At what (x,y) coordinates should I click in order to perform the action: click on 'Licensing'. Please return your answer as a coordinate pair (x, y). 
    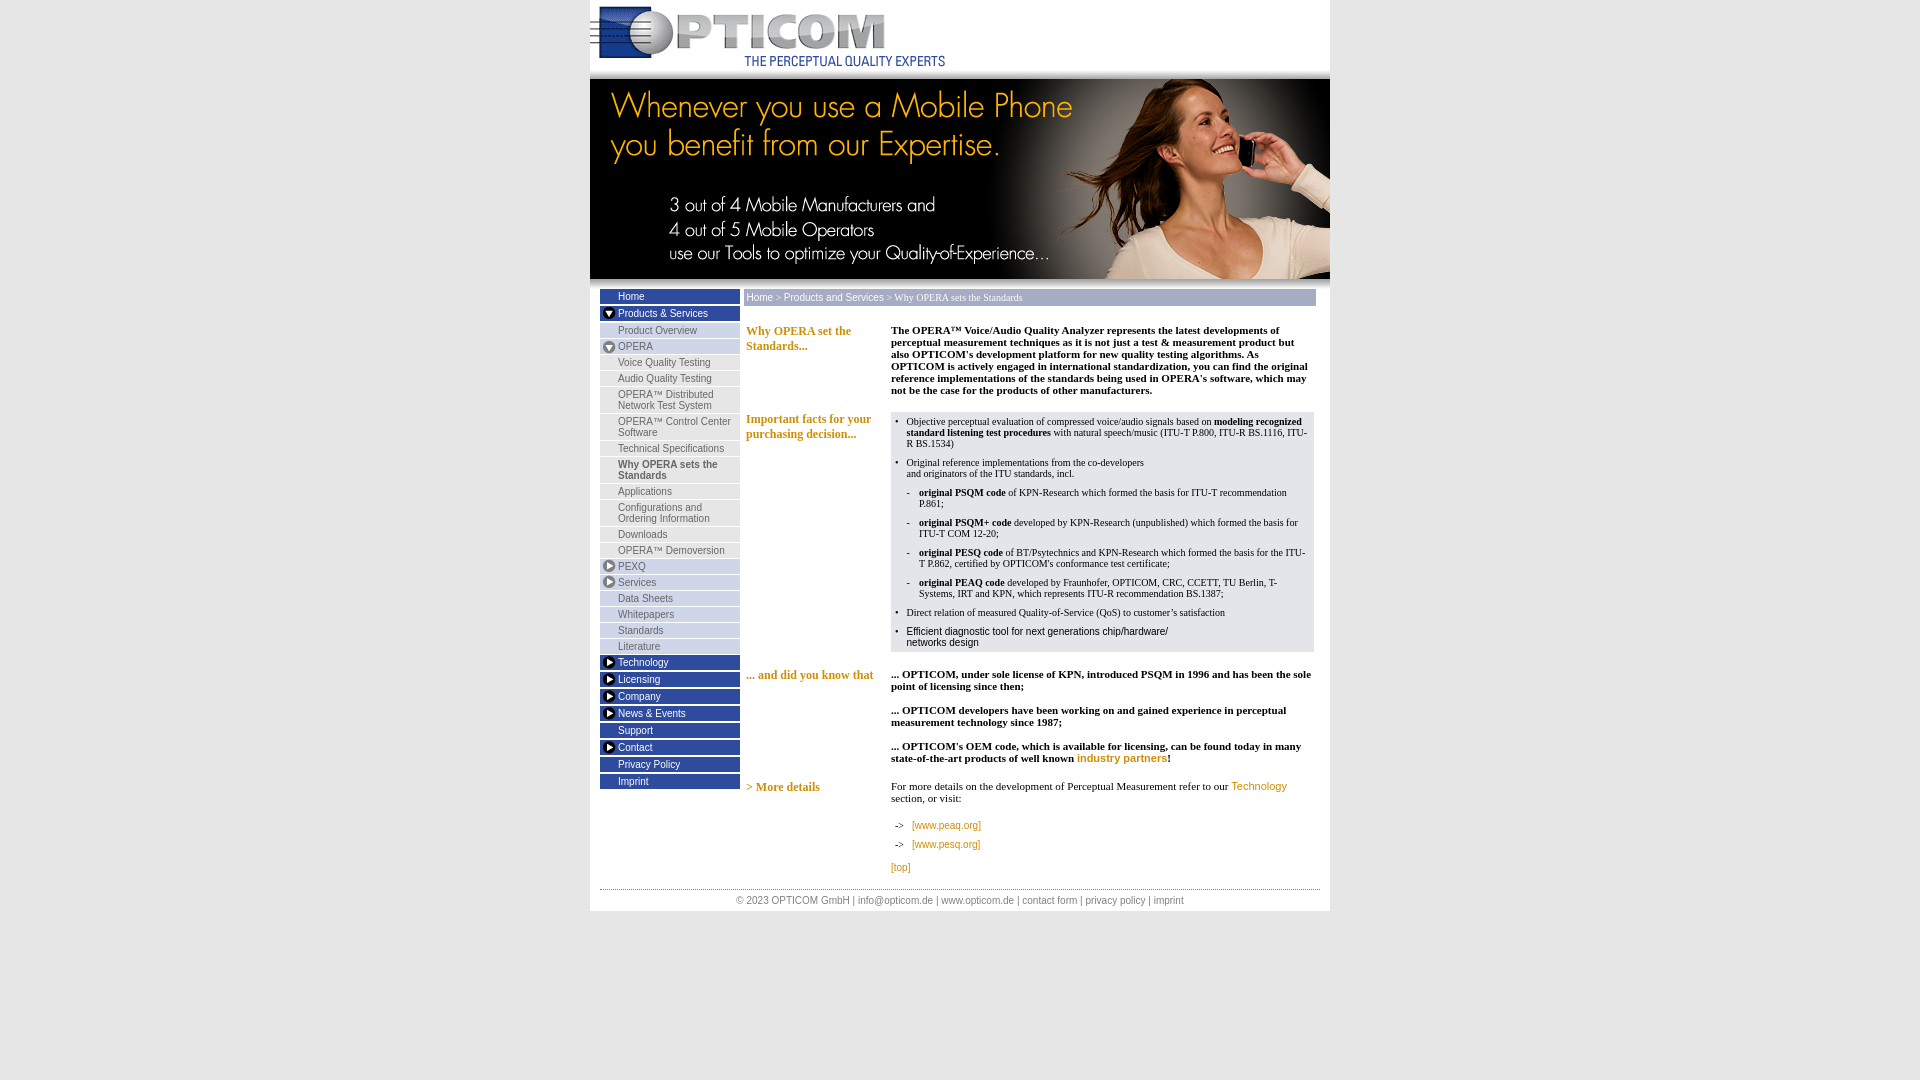
    Looking at the image, I should click on (605, 678).